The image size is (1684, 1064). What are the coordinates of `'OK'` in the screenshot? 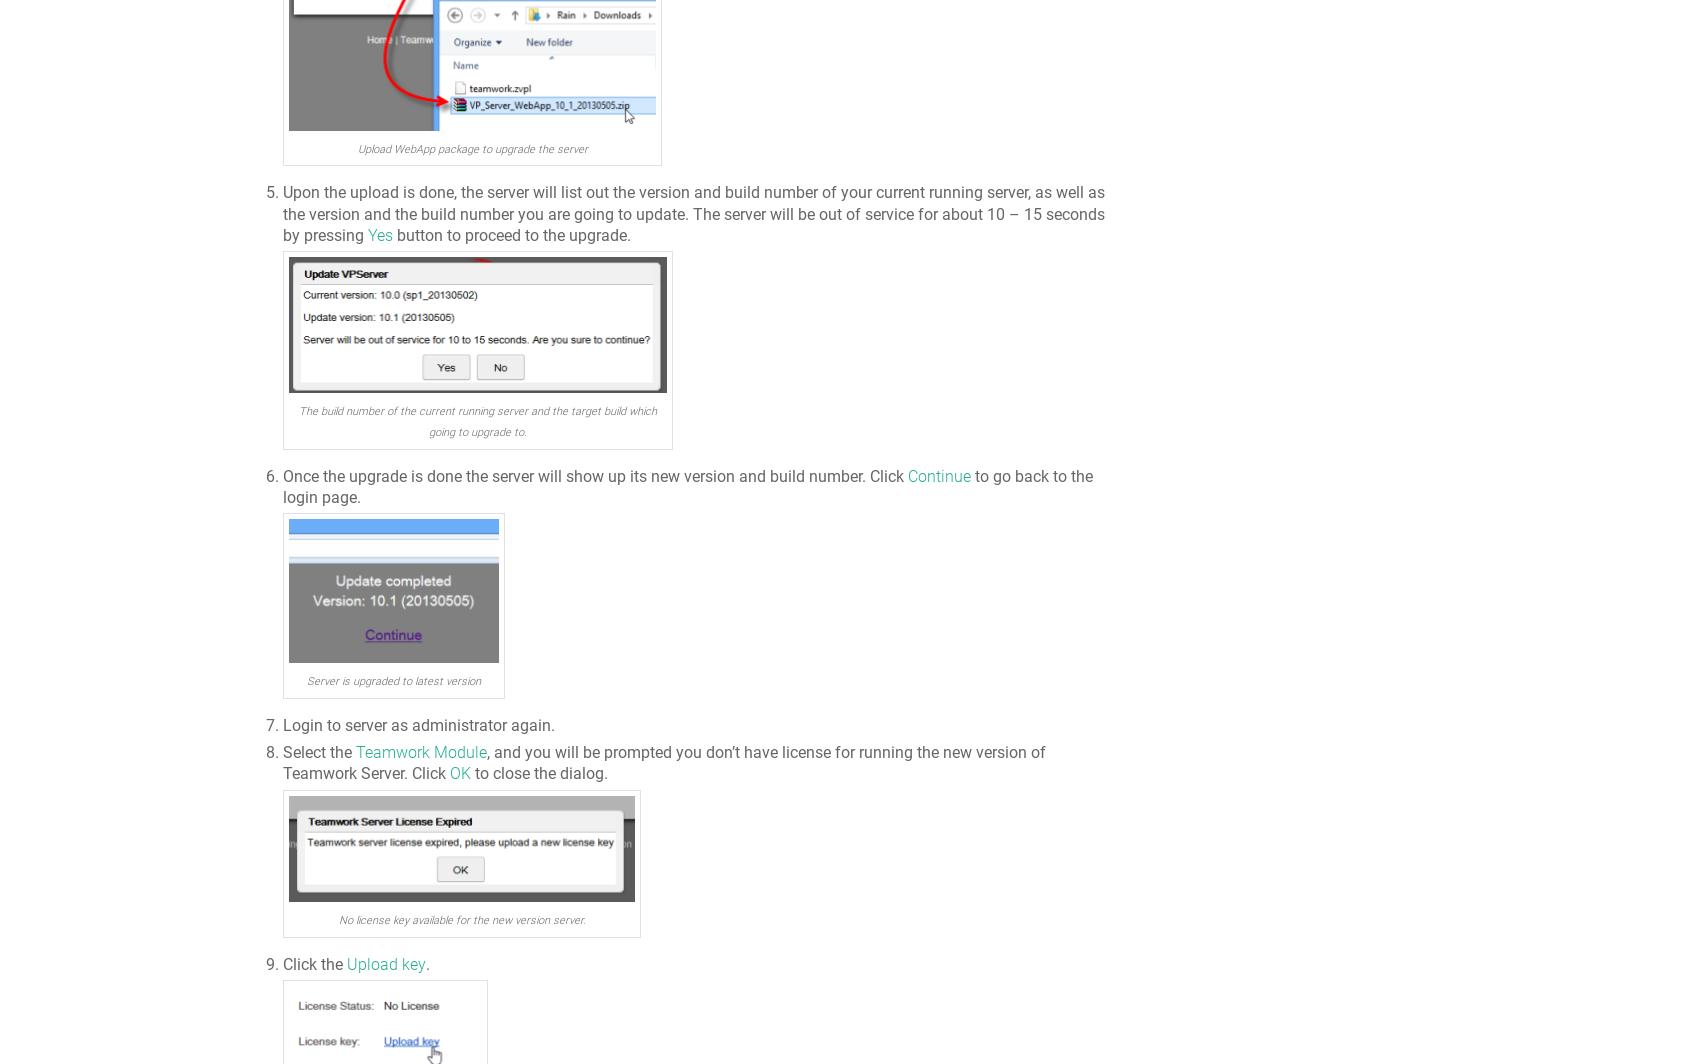 It's located at (459, 773).